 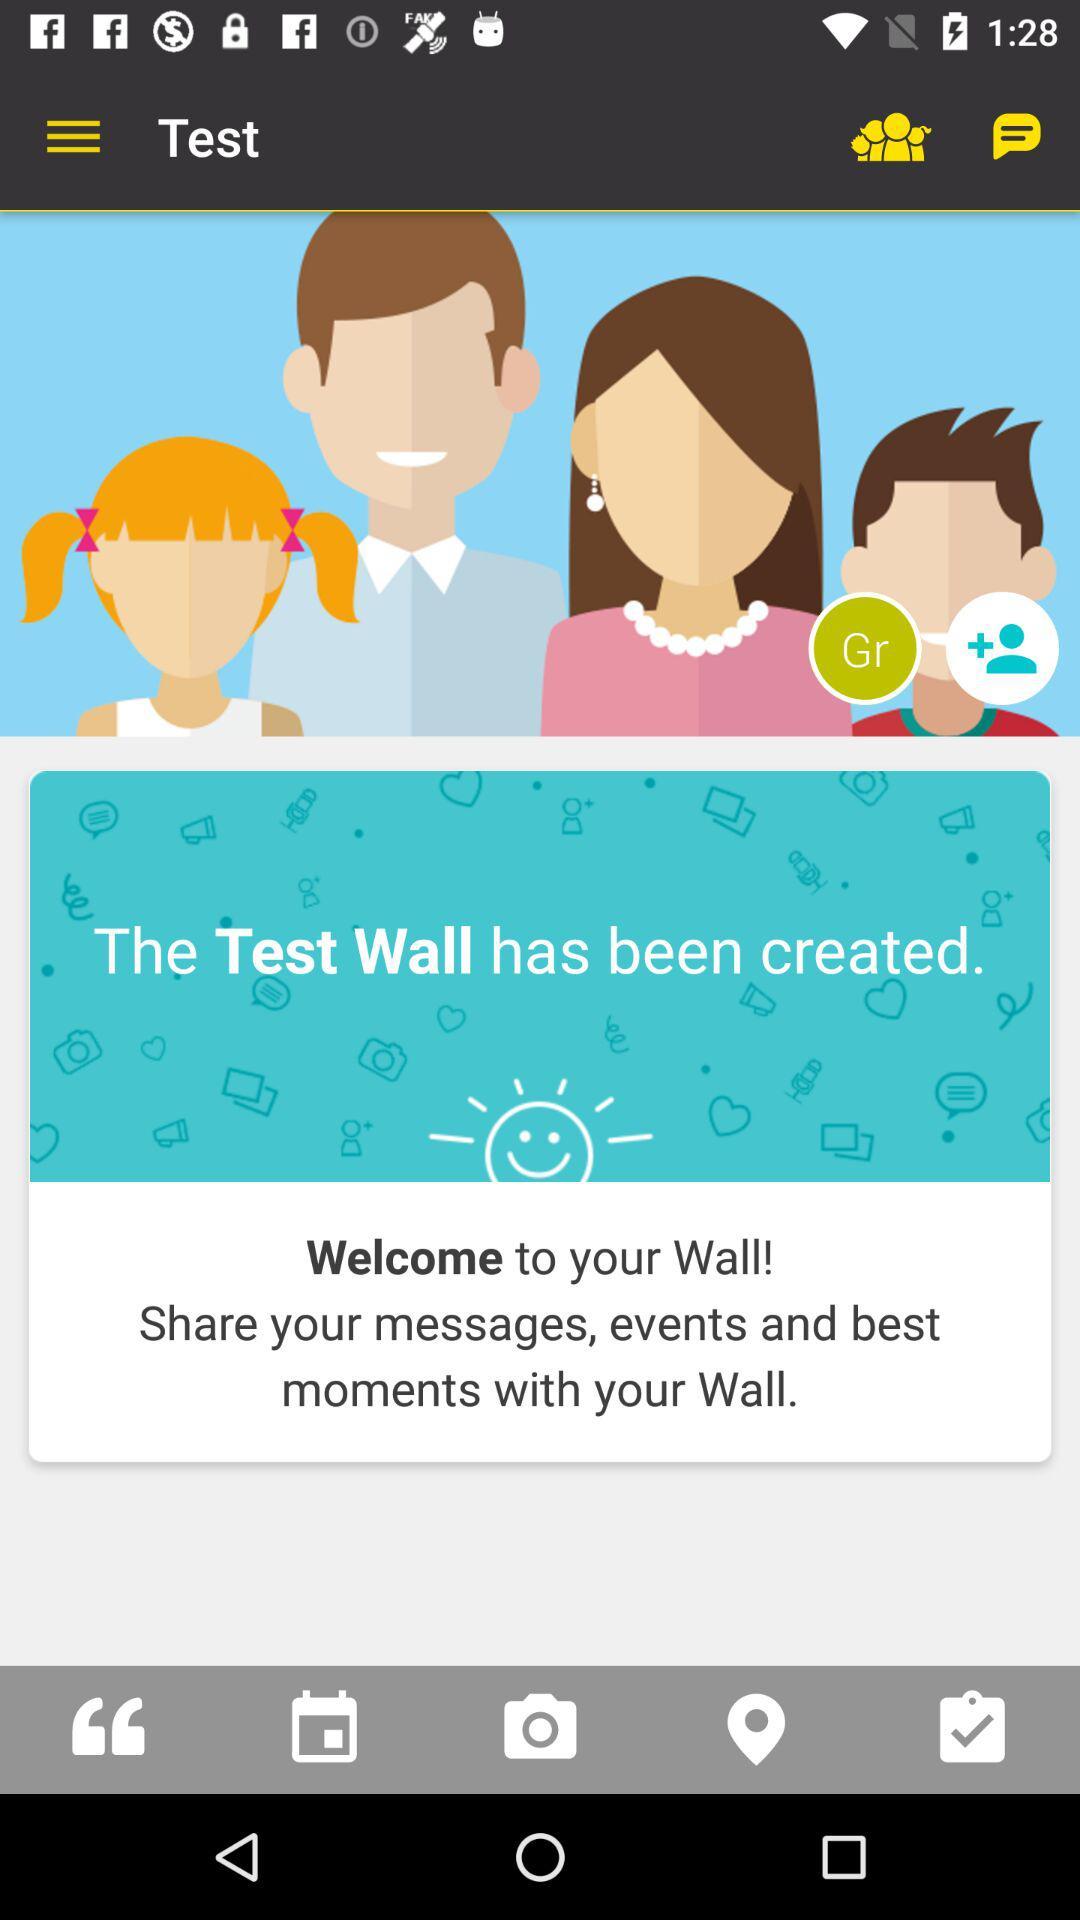 What do you see at coordinates (540, 976) in the screenshot?
I see `item above the welcome to your` at bounding box center [540, 976].